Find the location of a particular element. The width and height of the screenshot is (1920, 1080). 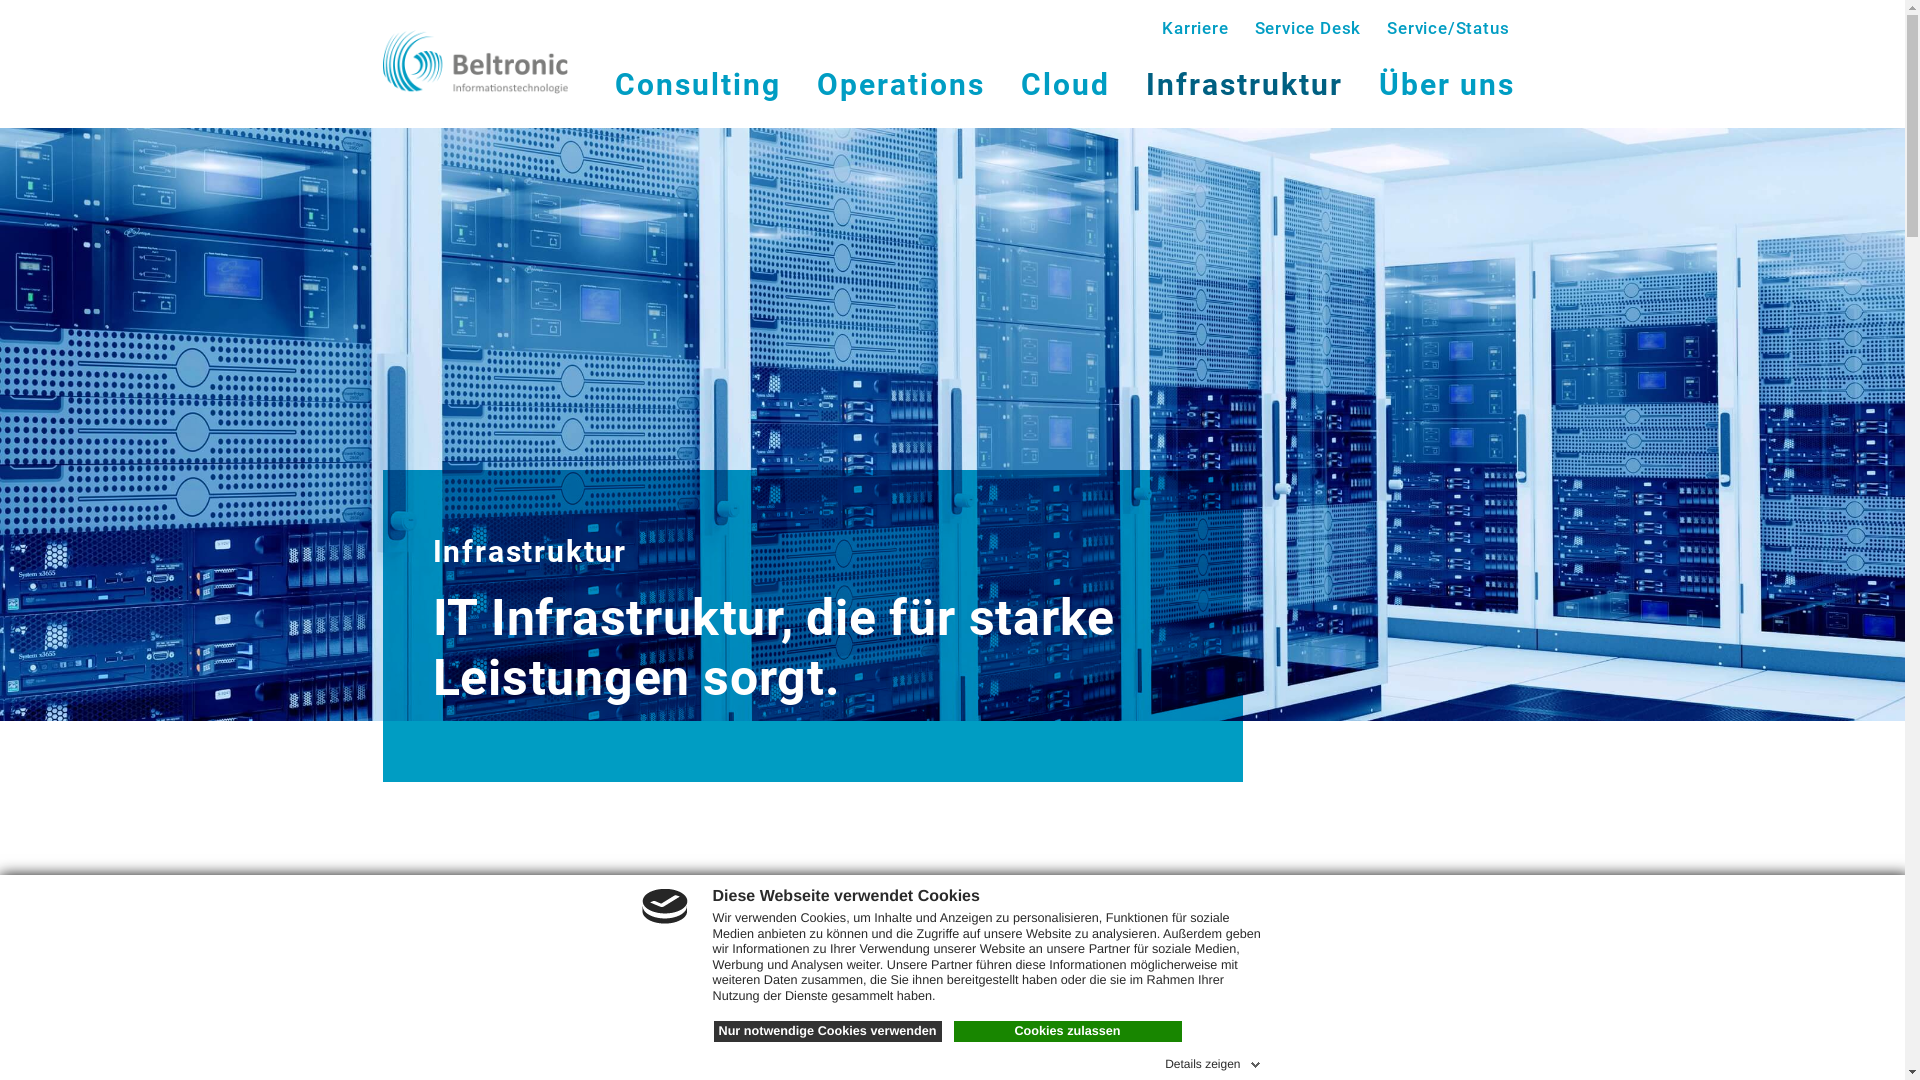

'Cloud' is located at coordinates (1012, 83).